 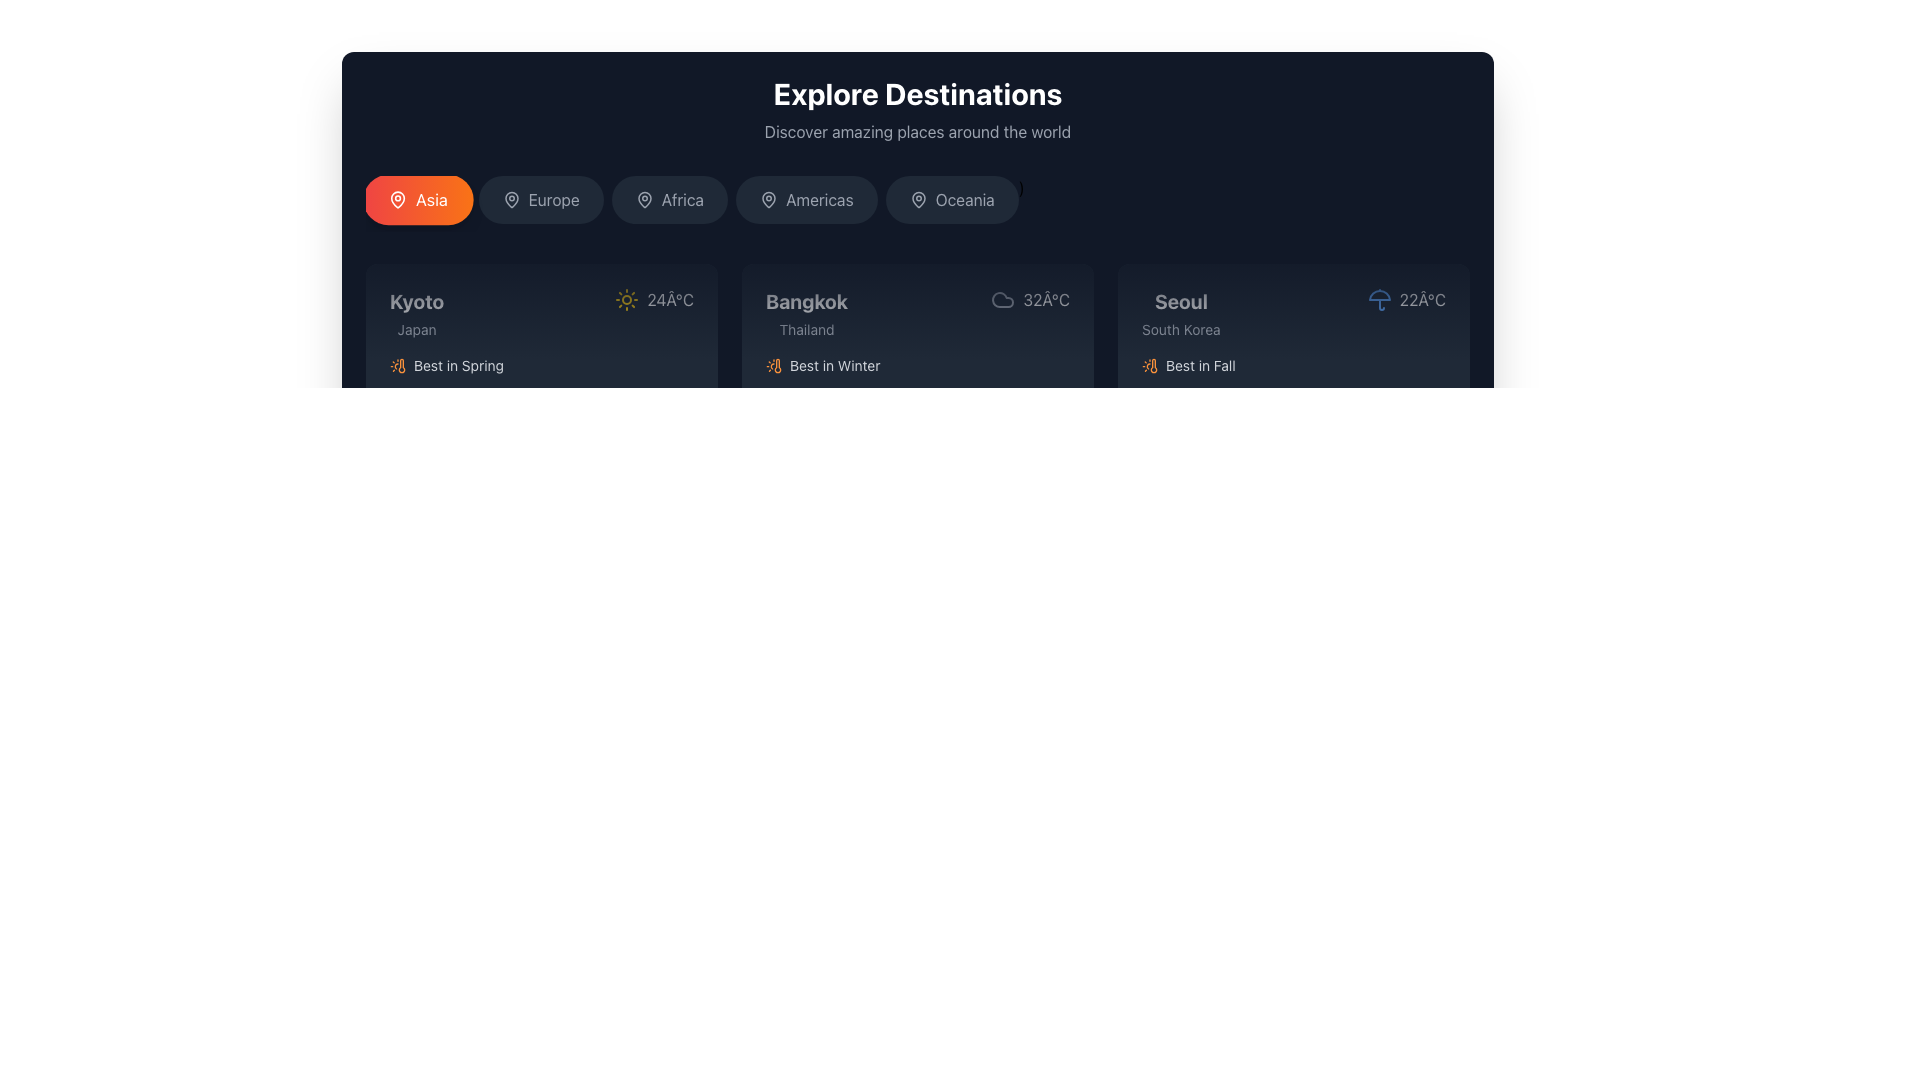 I want to click on text displayed as 'Kyoto' in bold, large font color white against a dark background, positioned at the top-left side of a card layout, so click(x=416, y=301).